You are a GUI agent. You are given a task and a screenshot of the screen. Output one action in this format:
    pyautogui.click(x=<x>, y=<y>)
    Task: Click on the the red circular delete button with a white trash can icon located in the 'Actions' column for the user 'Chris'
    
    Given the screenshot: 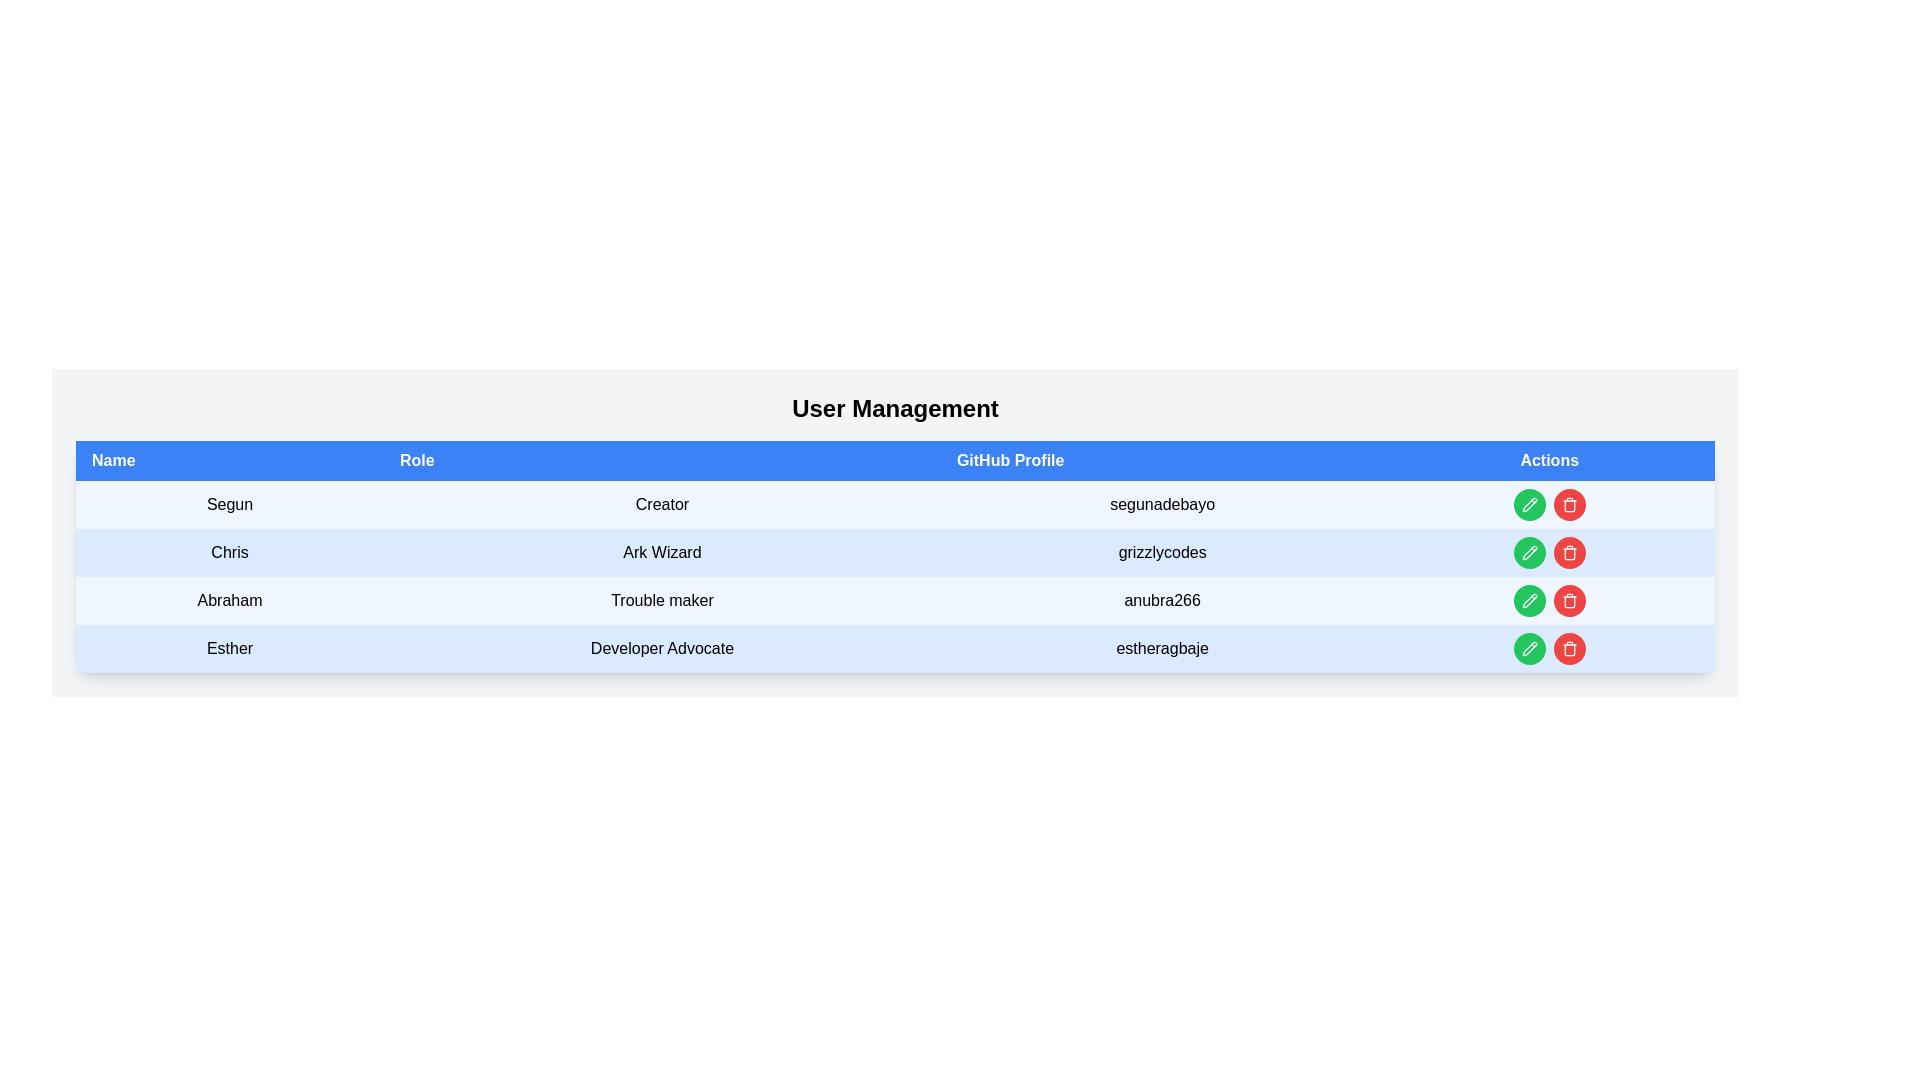 What is the action you would take?
    pyautogui.click(x=1568, y=600)
    